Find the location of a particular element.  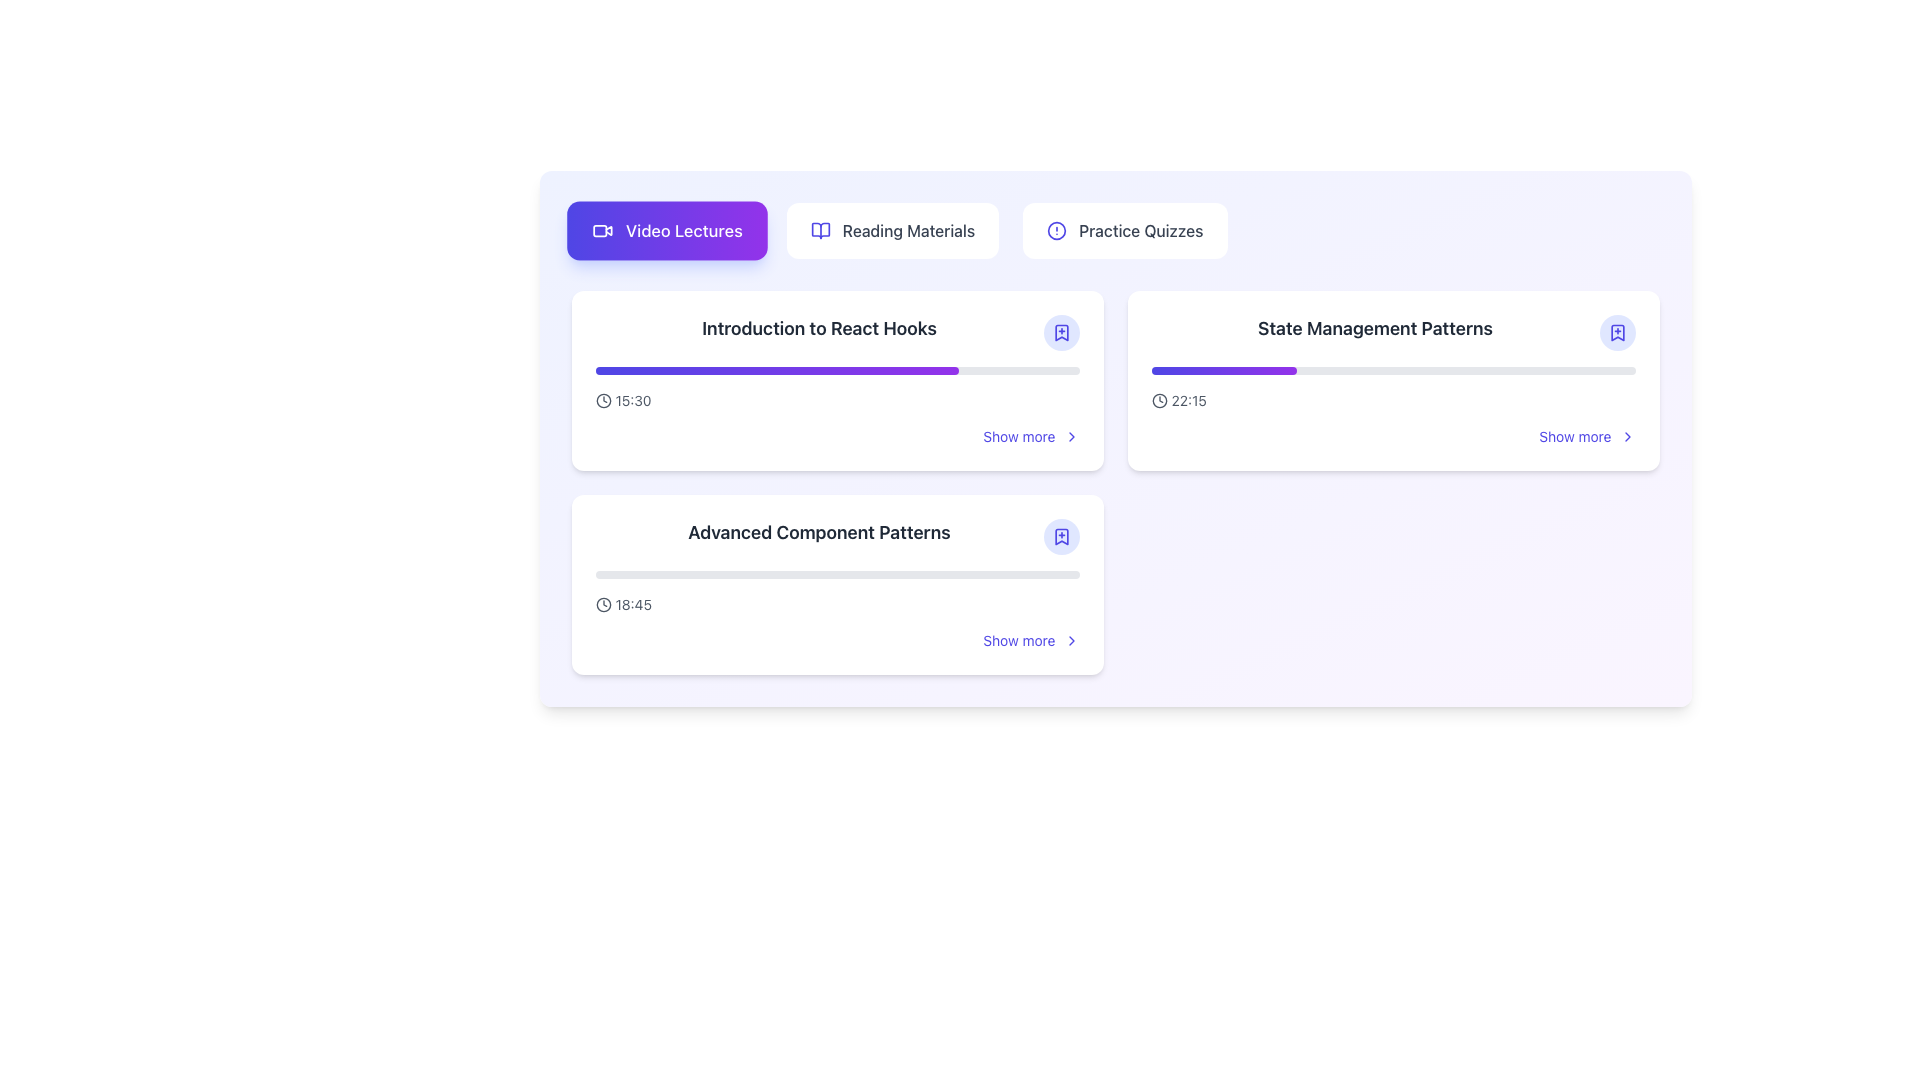

the interactive button to bookmark or save the content located to the right of the text 'Introduction to React Hooks' is located at coordinates (1060, 331).